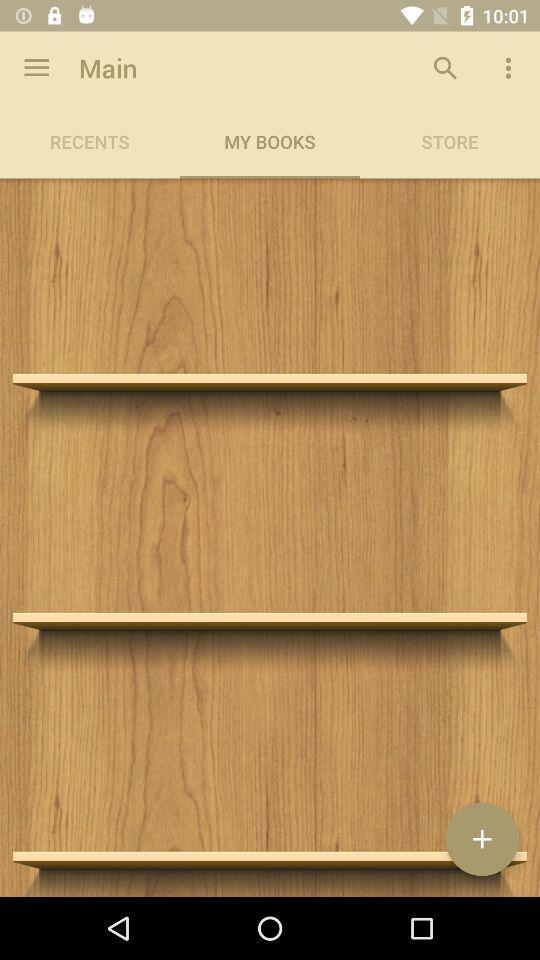  I want to click on the add icon, so click(481, 839).